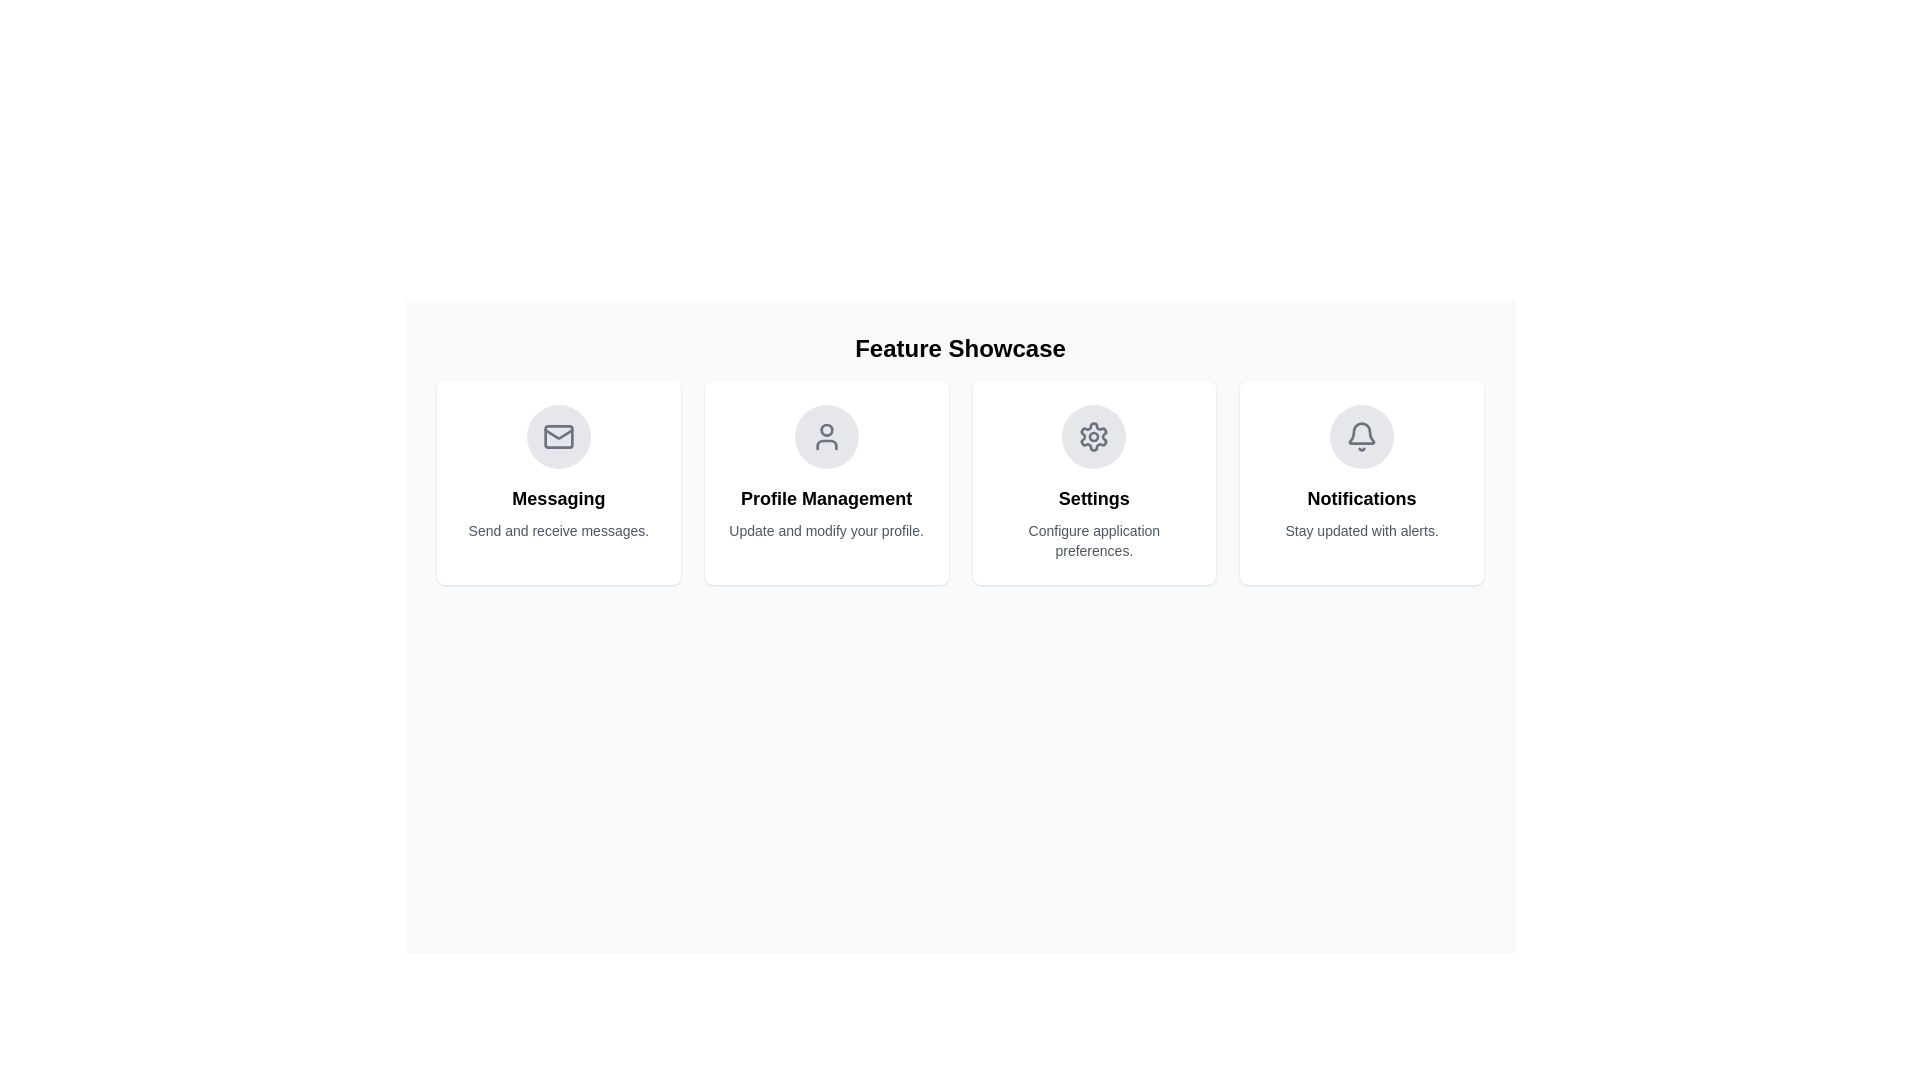 The image size is (1920, 1080). What do you see at coordinates (558, 530) in the screenshot?
I see `the text label displaying 'Send and receive messages.' located beneath the 'Messaging' heading in the content card titled 'Messaging'` at bounding box center [558, 530].